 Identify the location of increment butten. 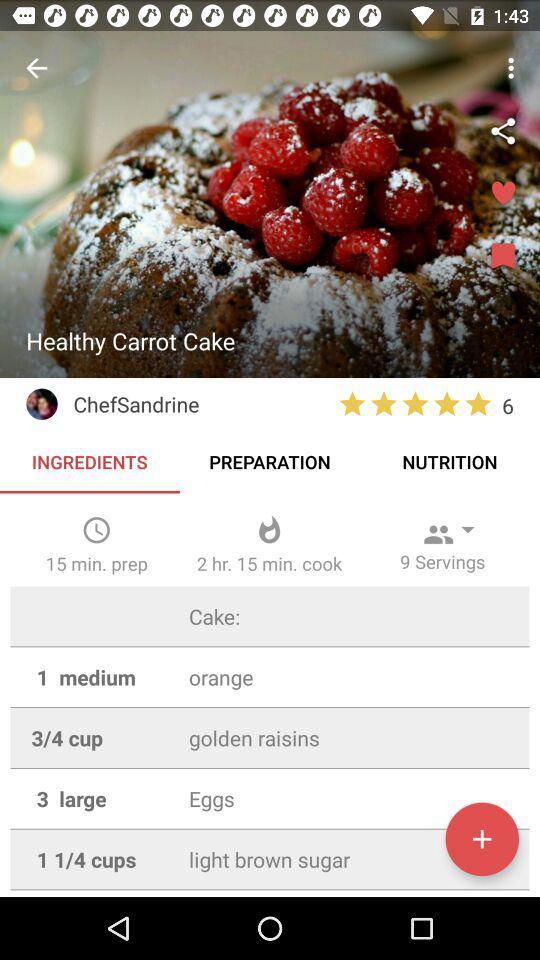
(481, 839).